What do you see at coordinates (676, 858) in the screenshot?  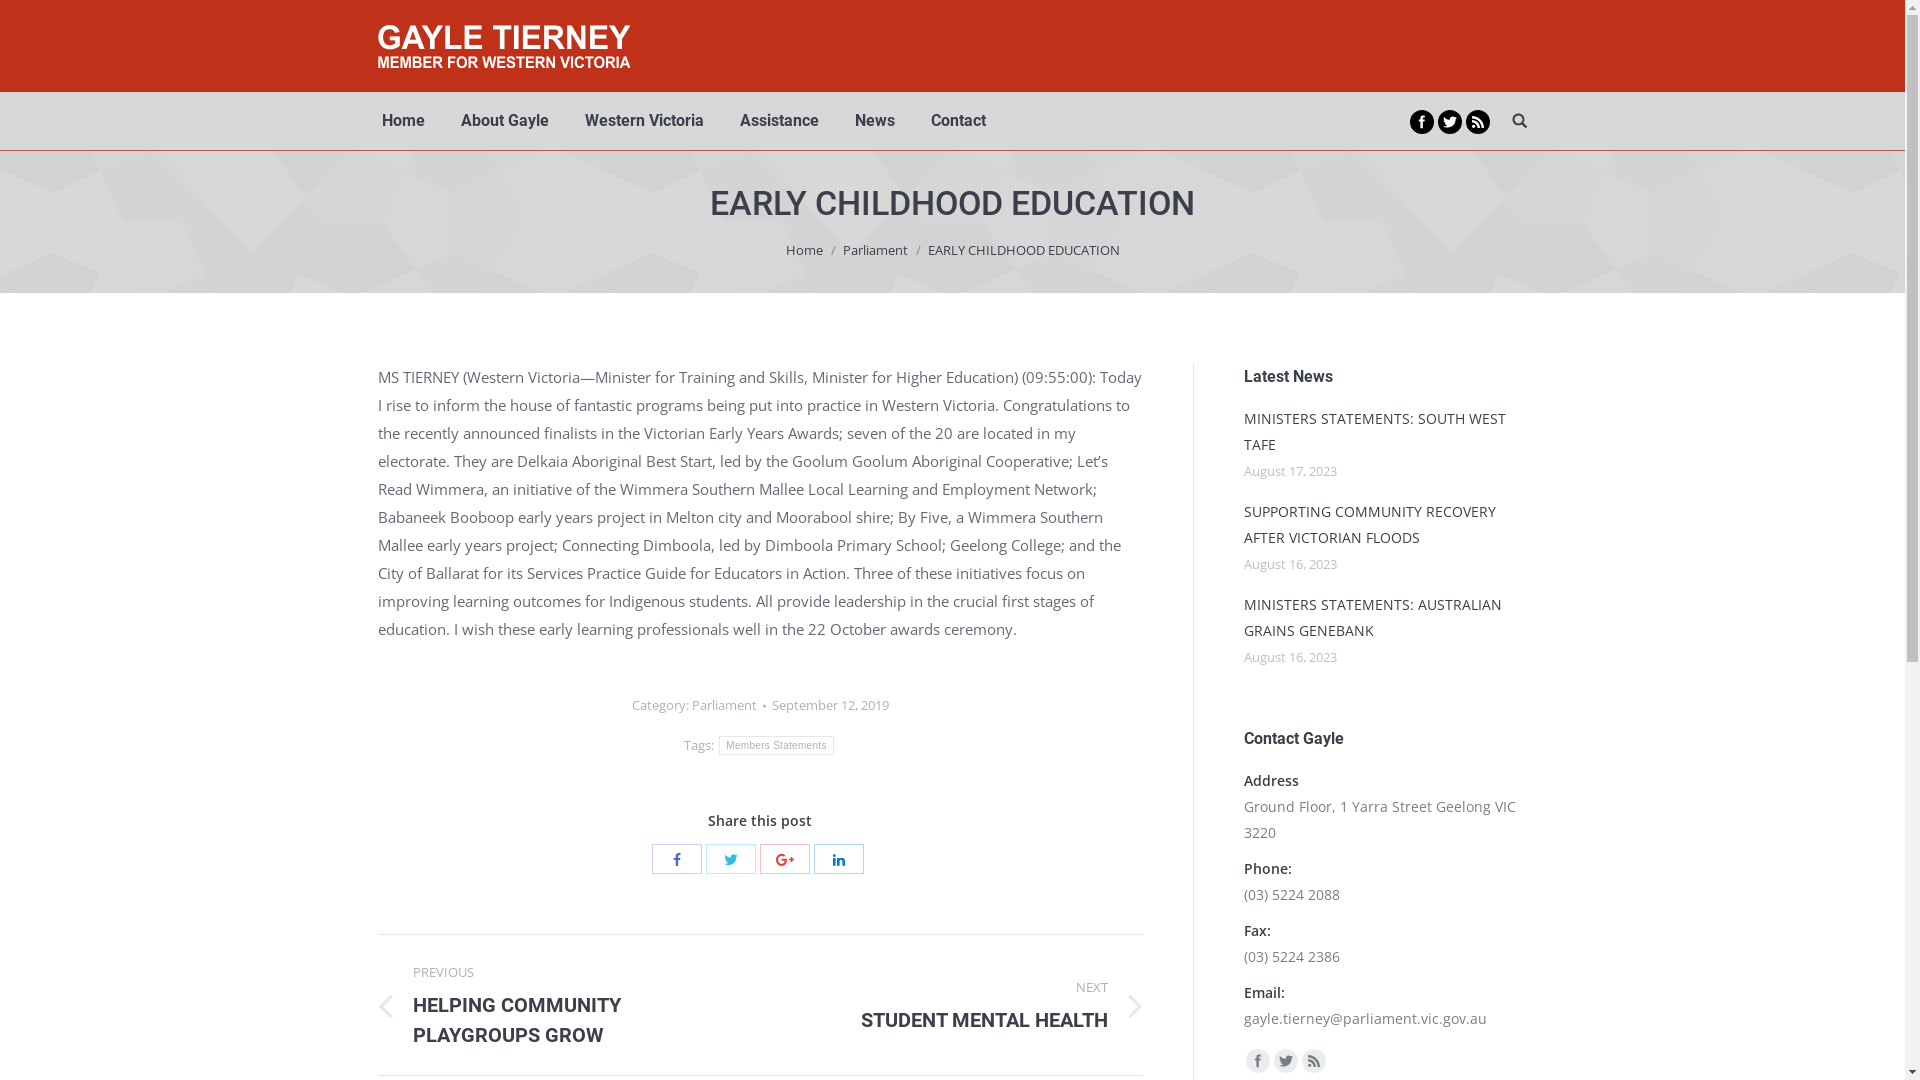 I see `'Facebook'` at bounding box center [676, 858].